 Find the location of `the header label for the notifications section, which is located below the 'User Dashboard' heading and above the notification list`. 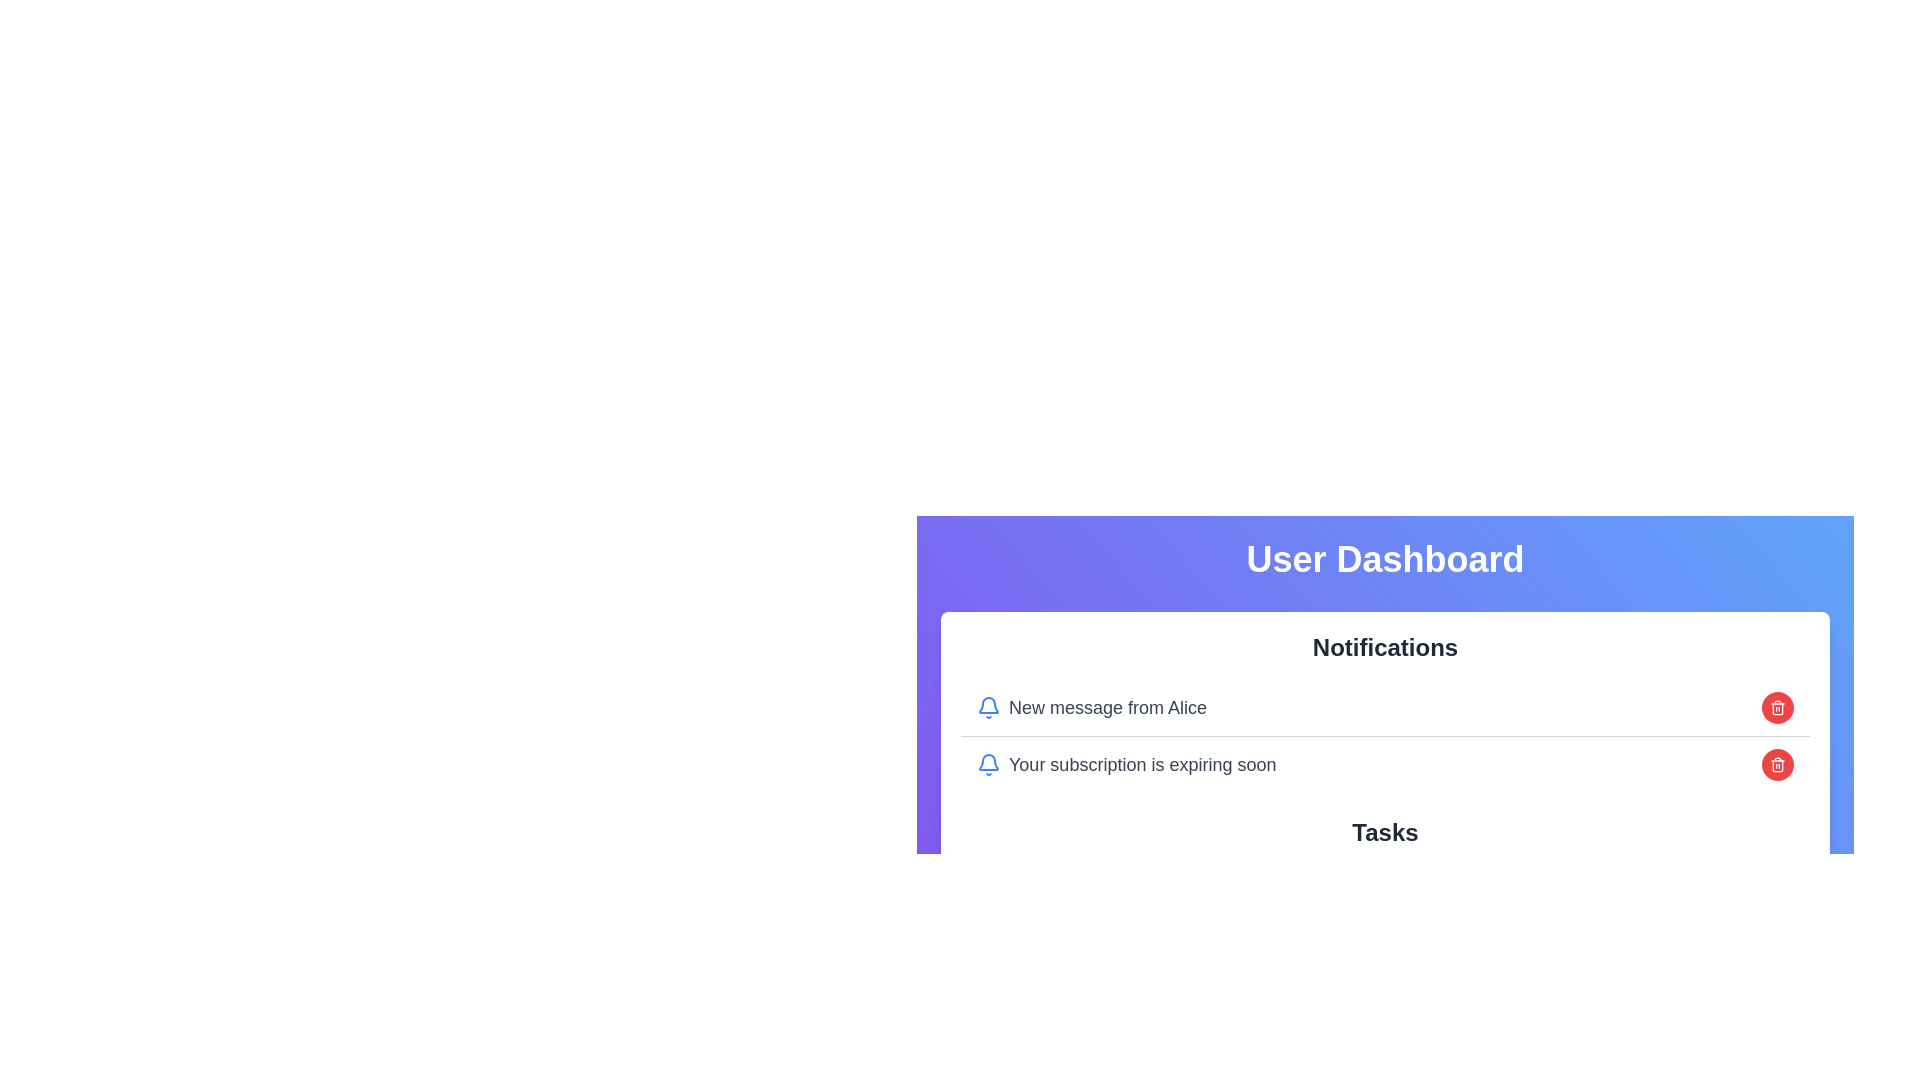

the header label for the notifications section, which is located below the 'User Dashboard' heading and above the notification list is located at coordinates (1384, 648).